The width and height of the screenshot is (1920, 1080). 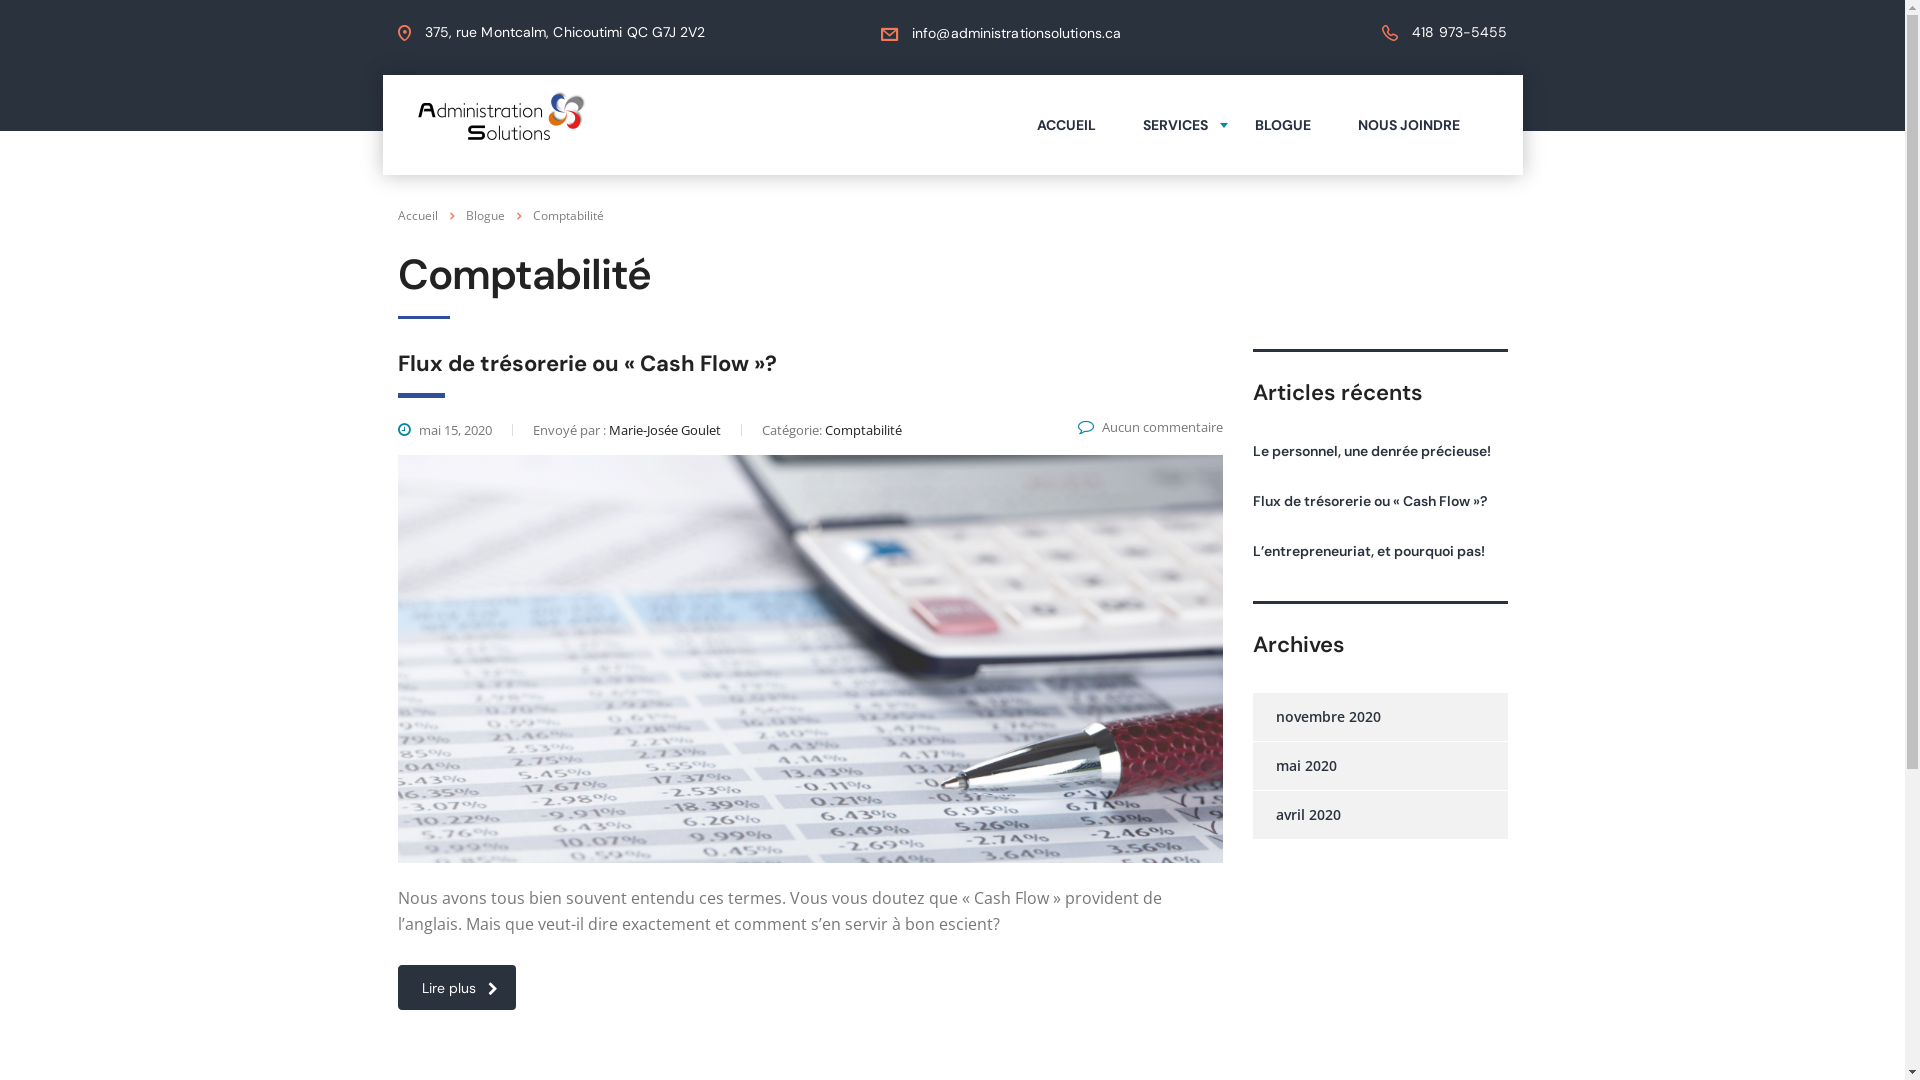 What do you see at coordinates (1175, 124) in the screenshot?
I see `'SERVICES'` at bounding box center [1175, 124].